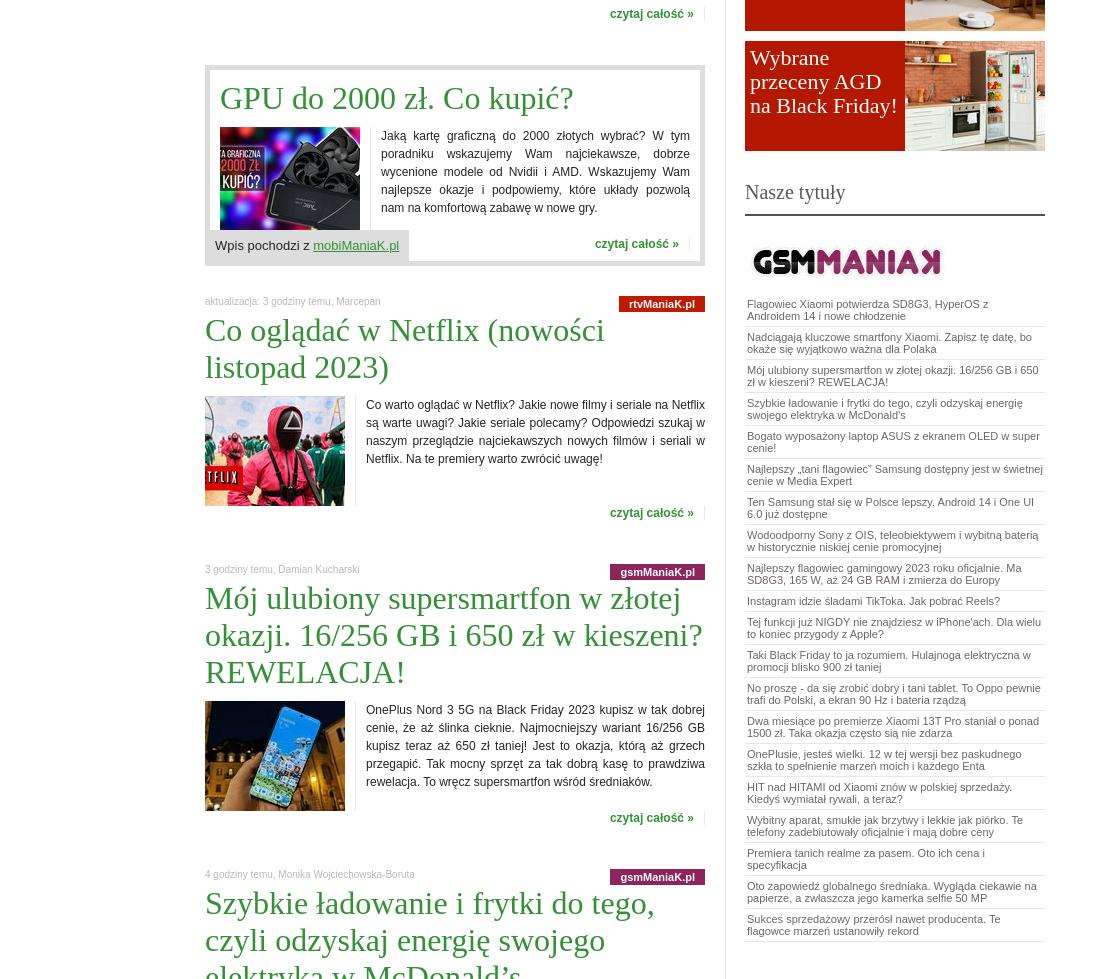 The image size is (1100, 979). Describe the element at coordinates (887, 660) in the screenshot. I see `'Taki Black Friday to ja rozumiem. Hulajnoga elektryczna w promocji blisko 900 zł taniej'` at that location.